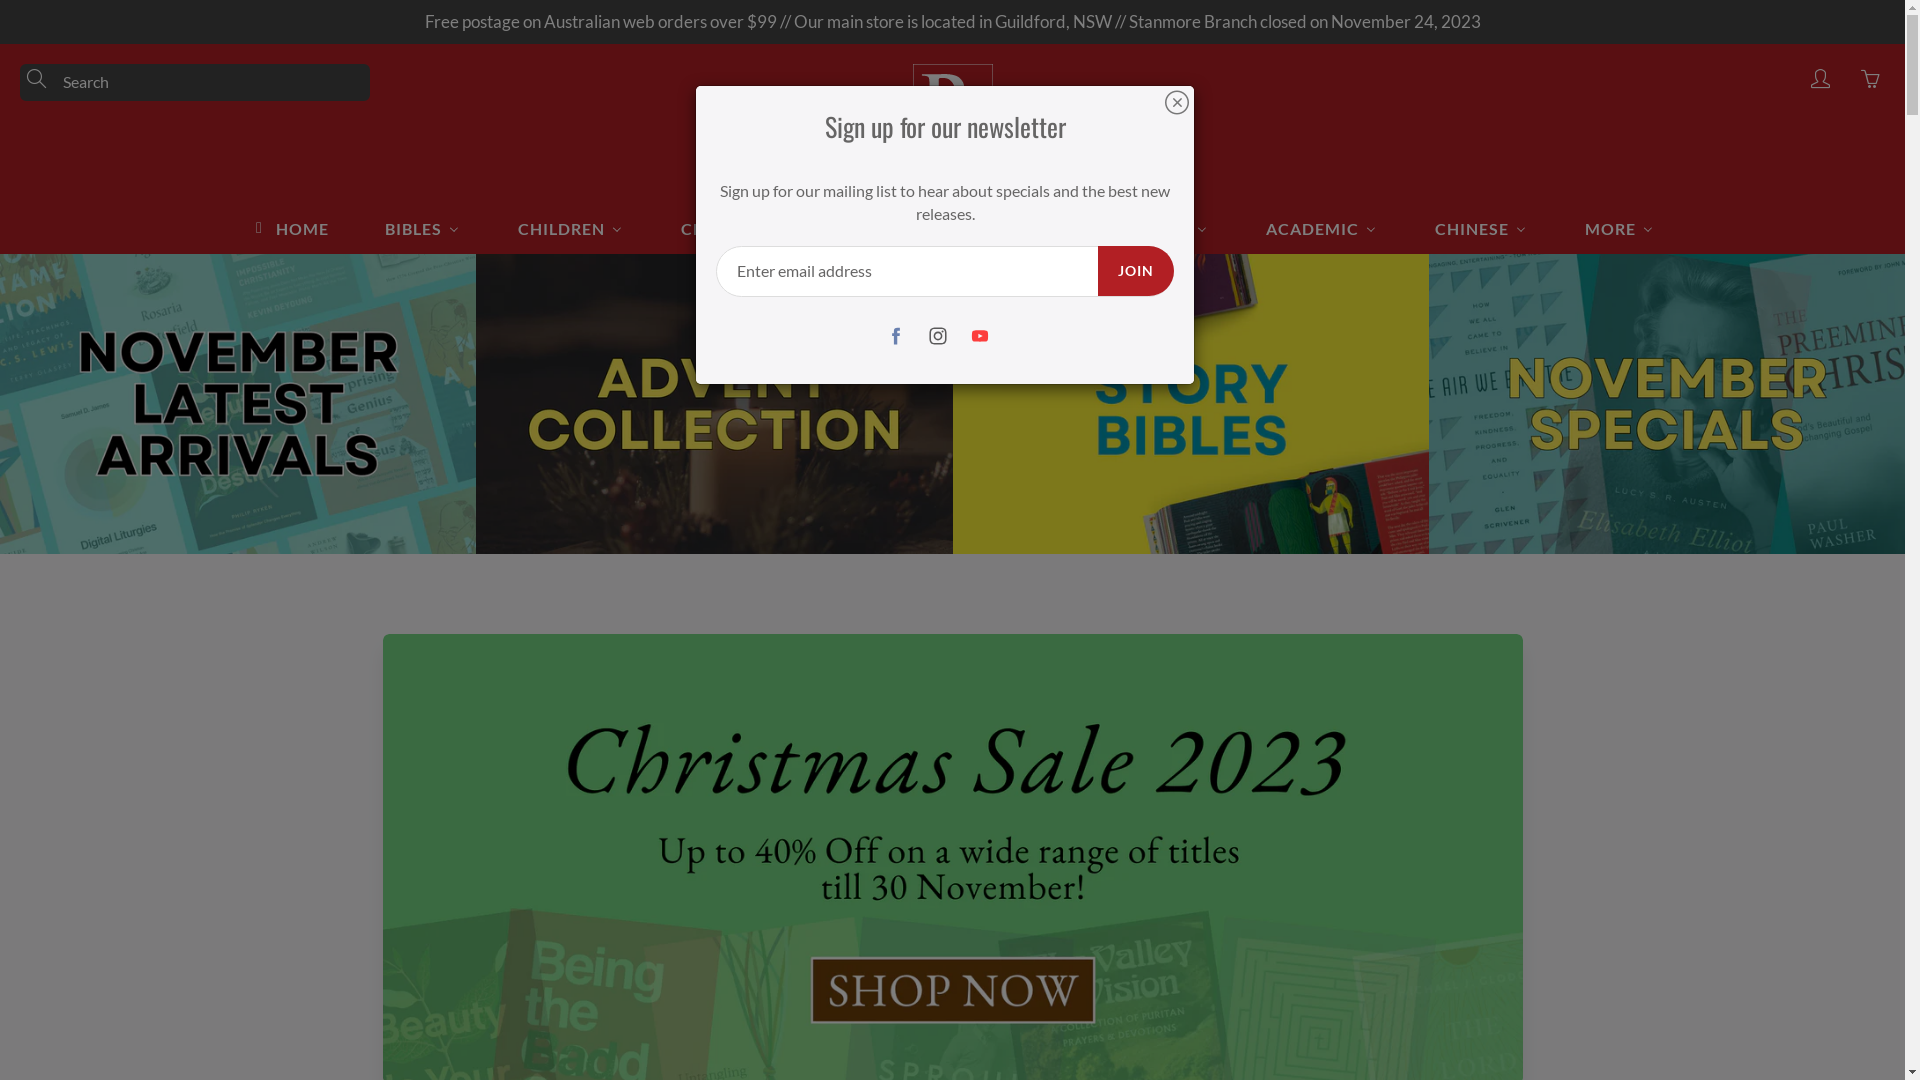 This screenshot has height=1080, width=1920. I want to click on 'CHILDREN', so click(569, 226).